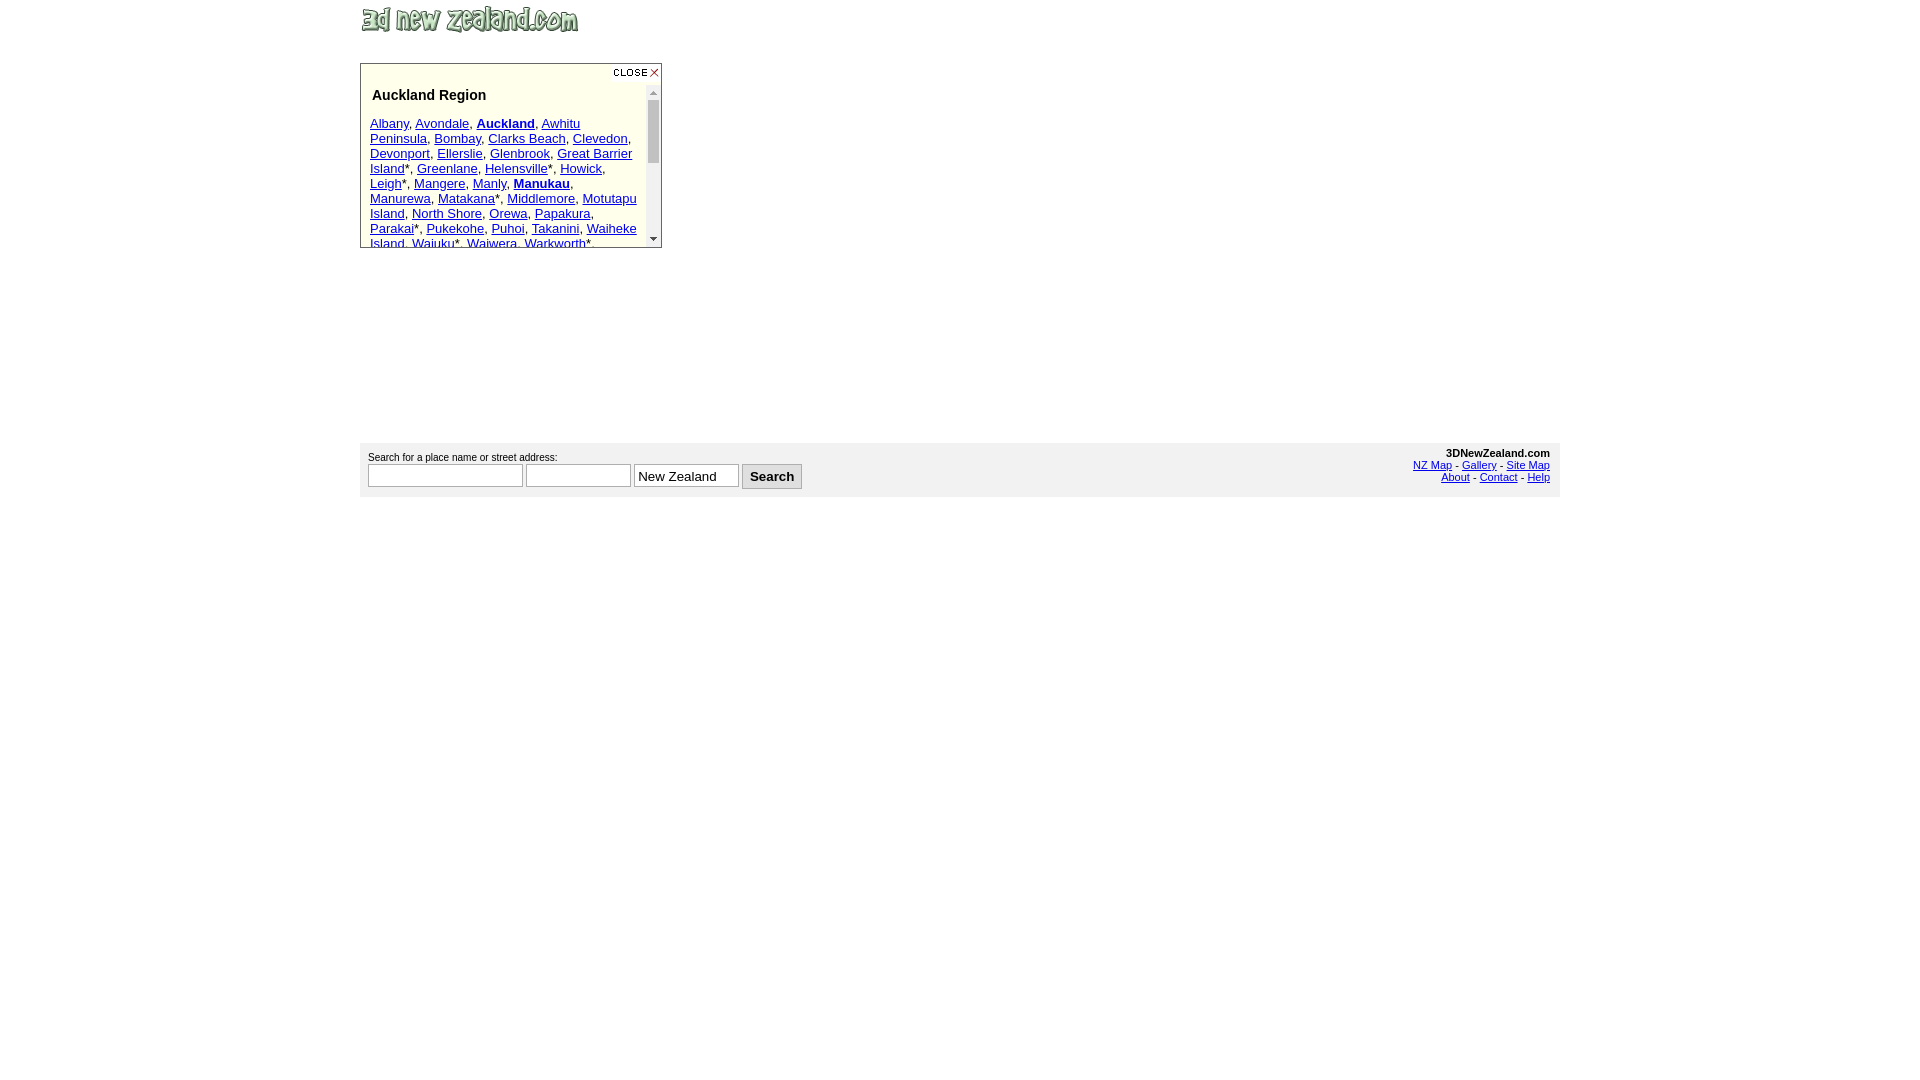 Image resolution: width=1920 pixels, height=1080 pixels. Describe the element at coordinates (541, 198) in the screenshot. I see `'Middlemore'` at that location.